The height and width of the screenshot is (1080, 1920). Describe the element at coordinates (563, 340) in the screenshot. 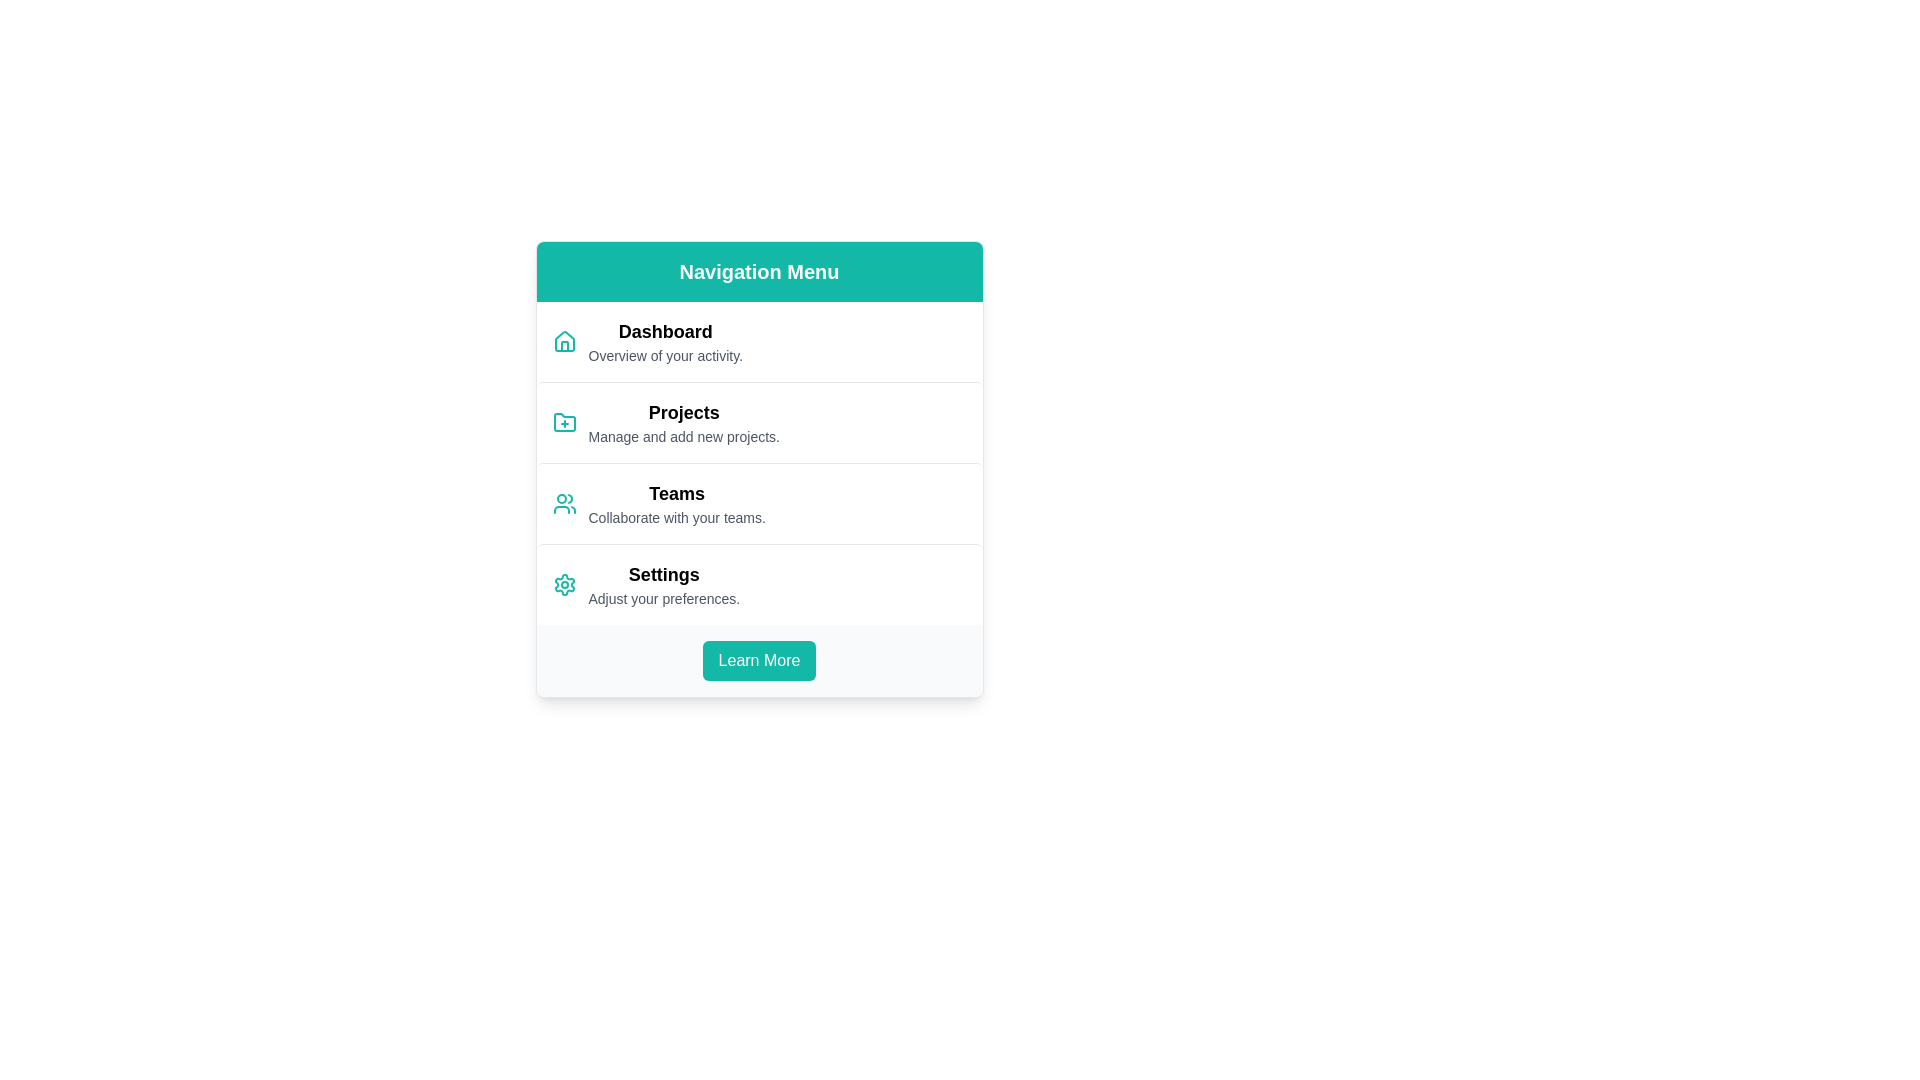

I see `the bottom portion of the home icon` at that location.